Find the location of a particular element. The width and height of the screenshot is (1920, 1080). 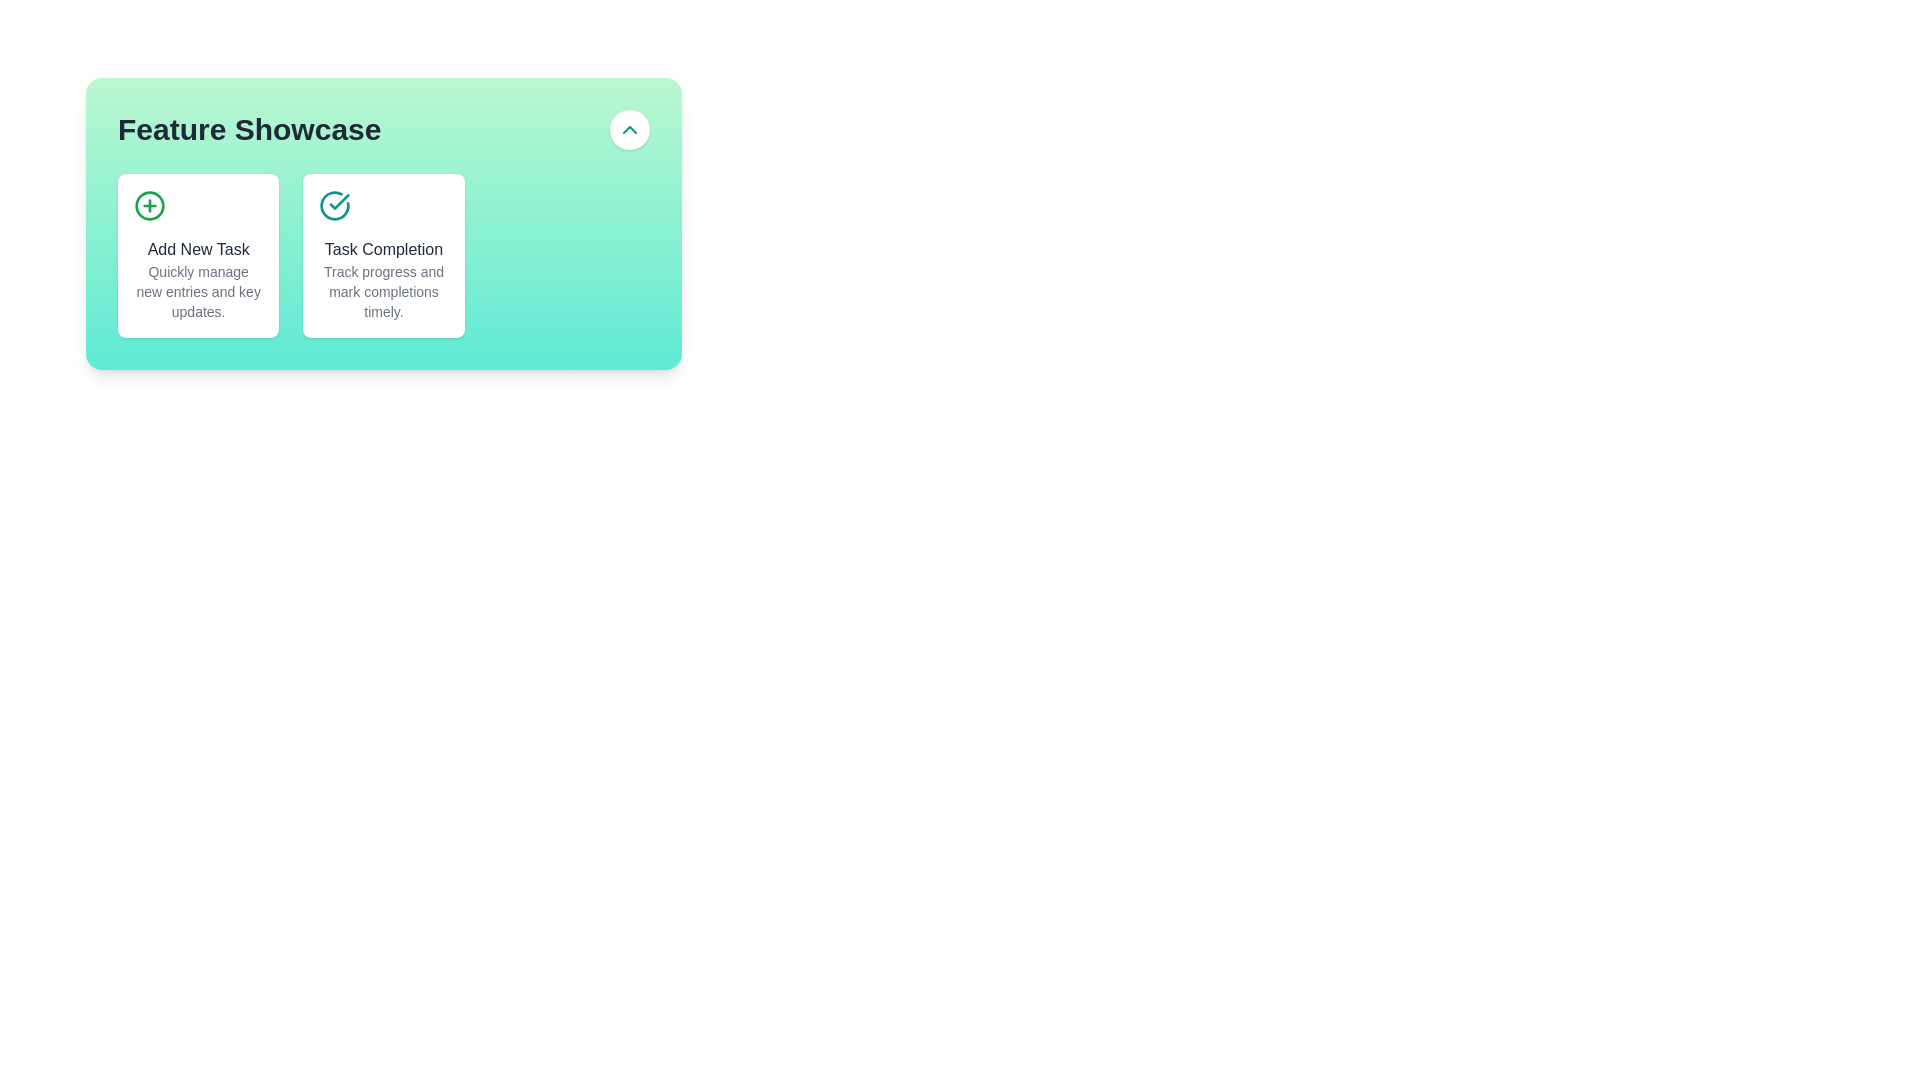

the Chevron Up icon located inside the rounded button at the top-right corner of the green gradient card labeled 'Feature Showcase' is located at coordinates (628, 130).